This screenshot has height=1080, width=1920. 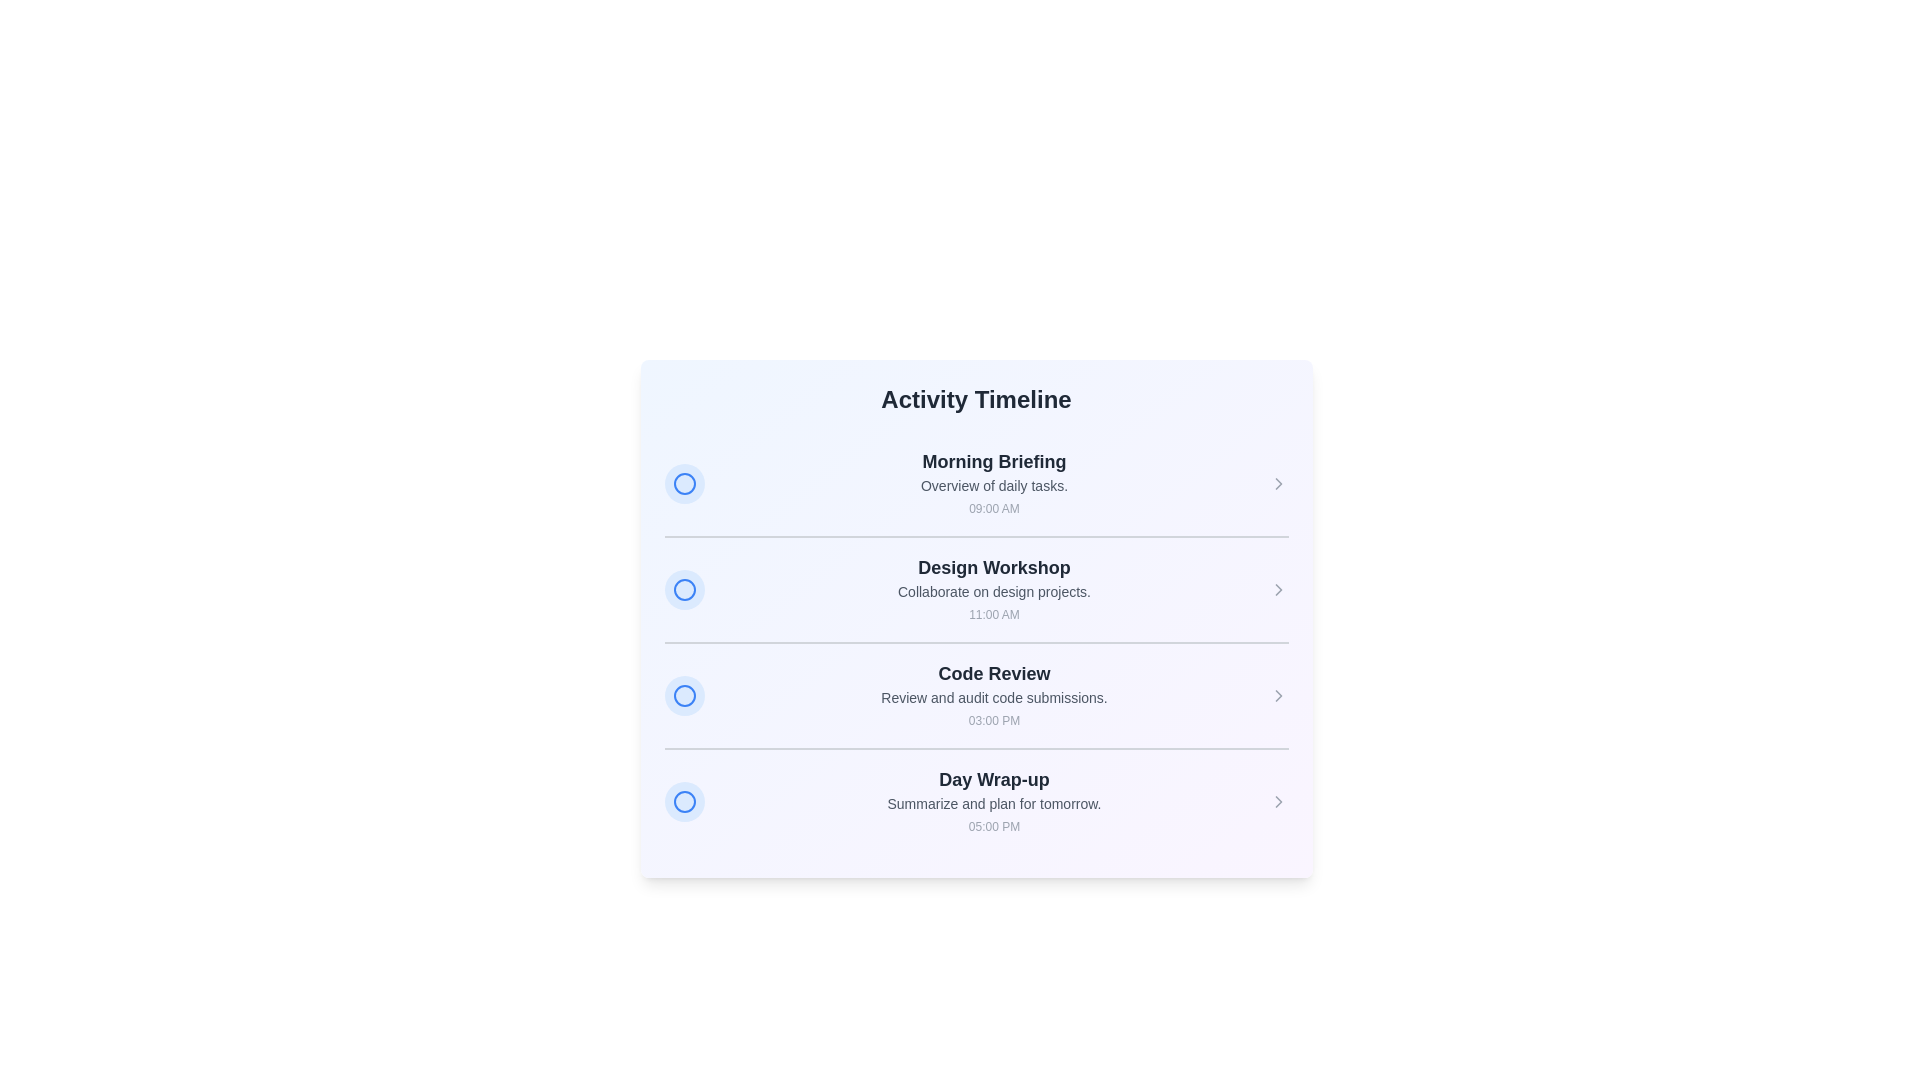 I want to click on the circular blue icon located to the left of the 'Code Review' item in the activity timeline, so click(x=684, y=694).